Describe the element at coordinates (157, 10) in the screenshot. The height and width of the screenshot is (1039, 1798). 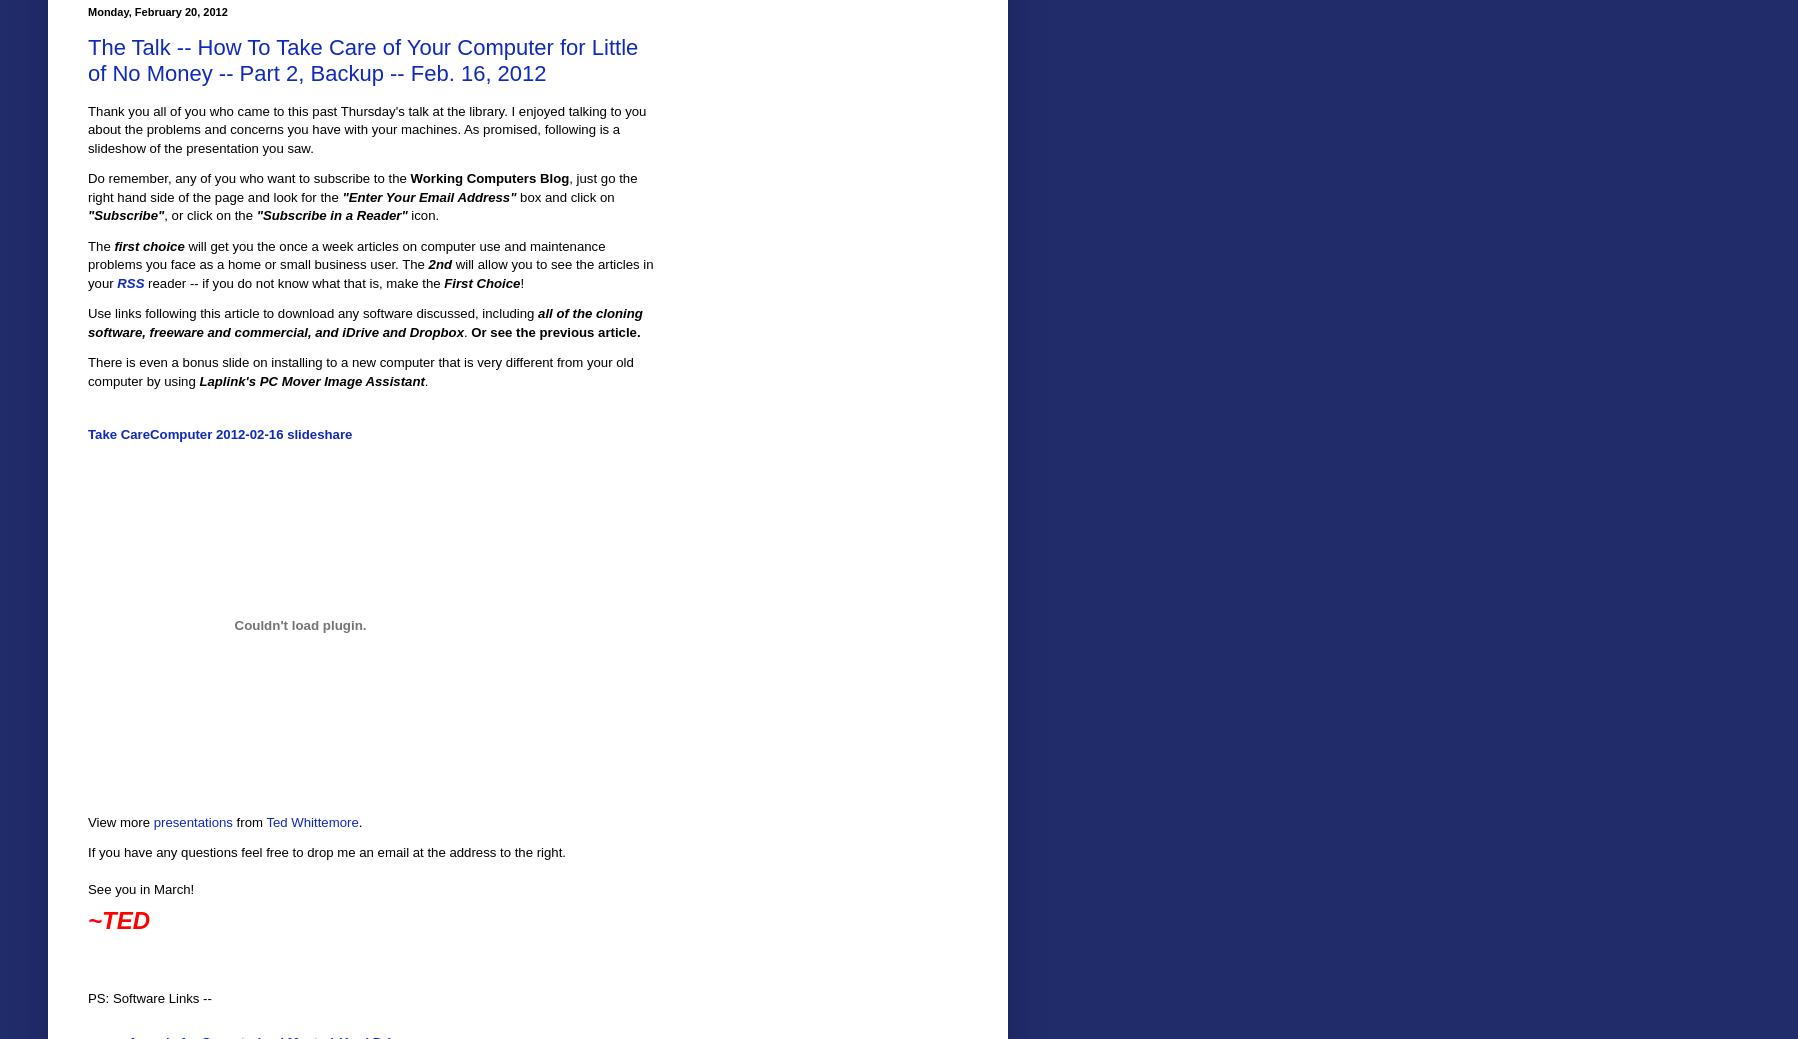
I see `'Monday, February 20, 2012'` at that location.